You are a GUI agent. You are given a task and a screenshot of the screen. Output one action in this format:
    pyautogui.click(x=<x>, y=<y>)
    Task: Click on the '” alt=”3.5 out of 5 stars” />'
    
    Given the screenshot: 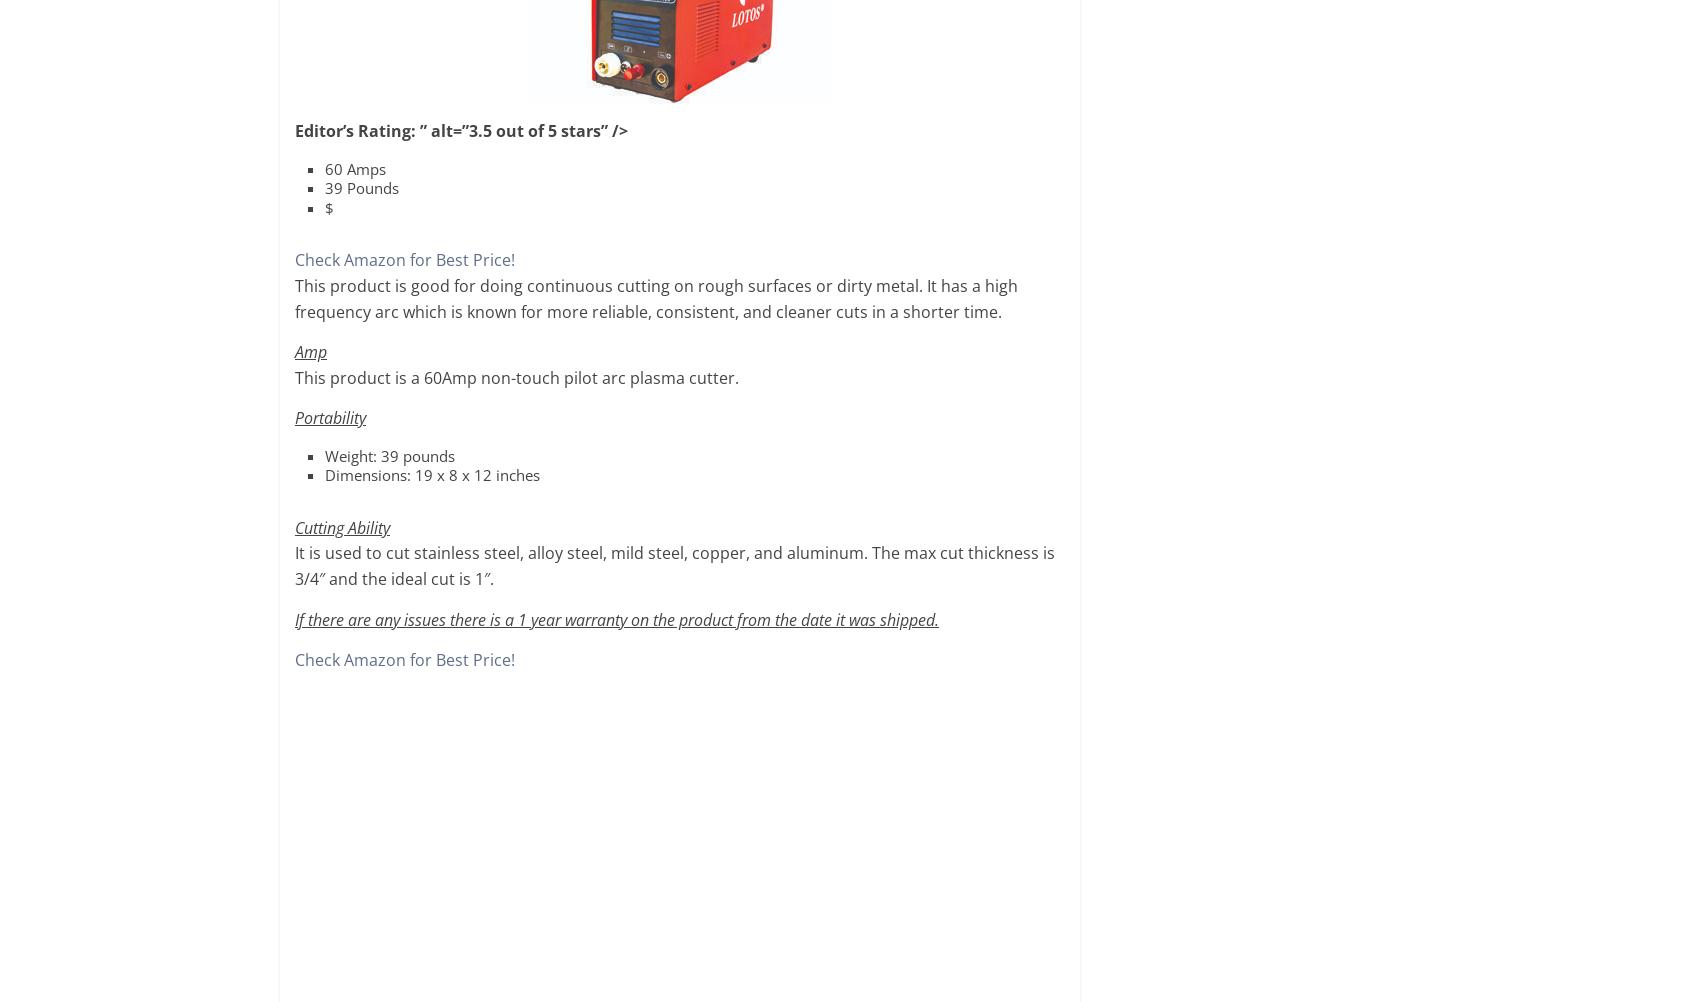 What is the action you would take?
    pyautogui.click(x=523, y=129)
    